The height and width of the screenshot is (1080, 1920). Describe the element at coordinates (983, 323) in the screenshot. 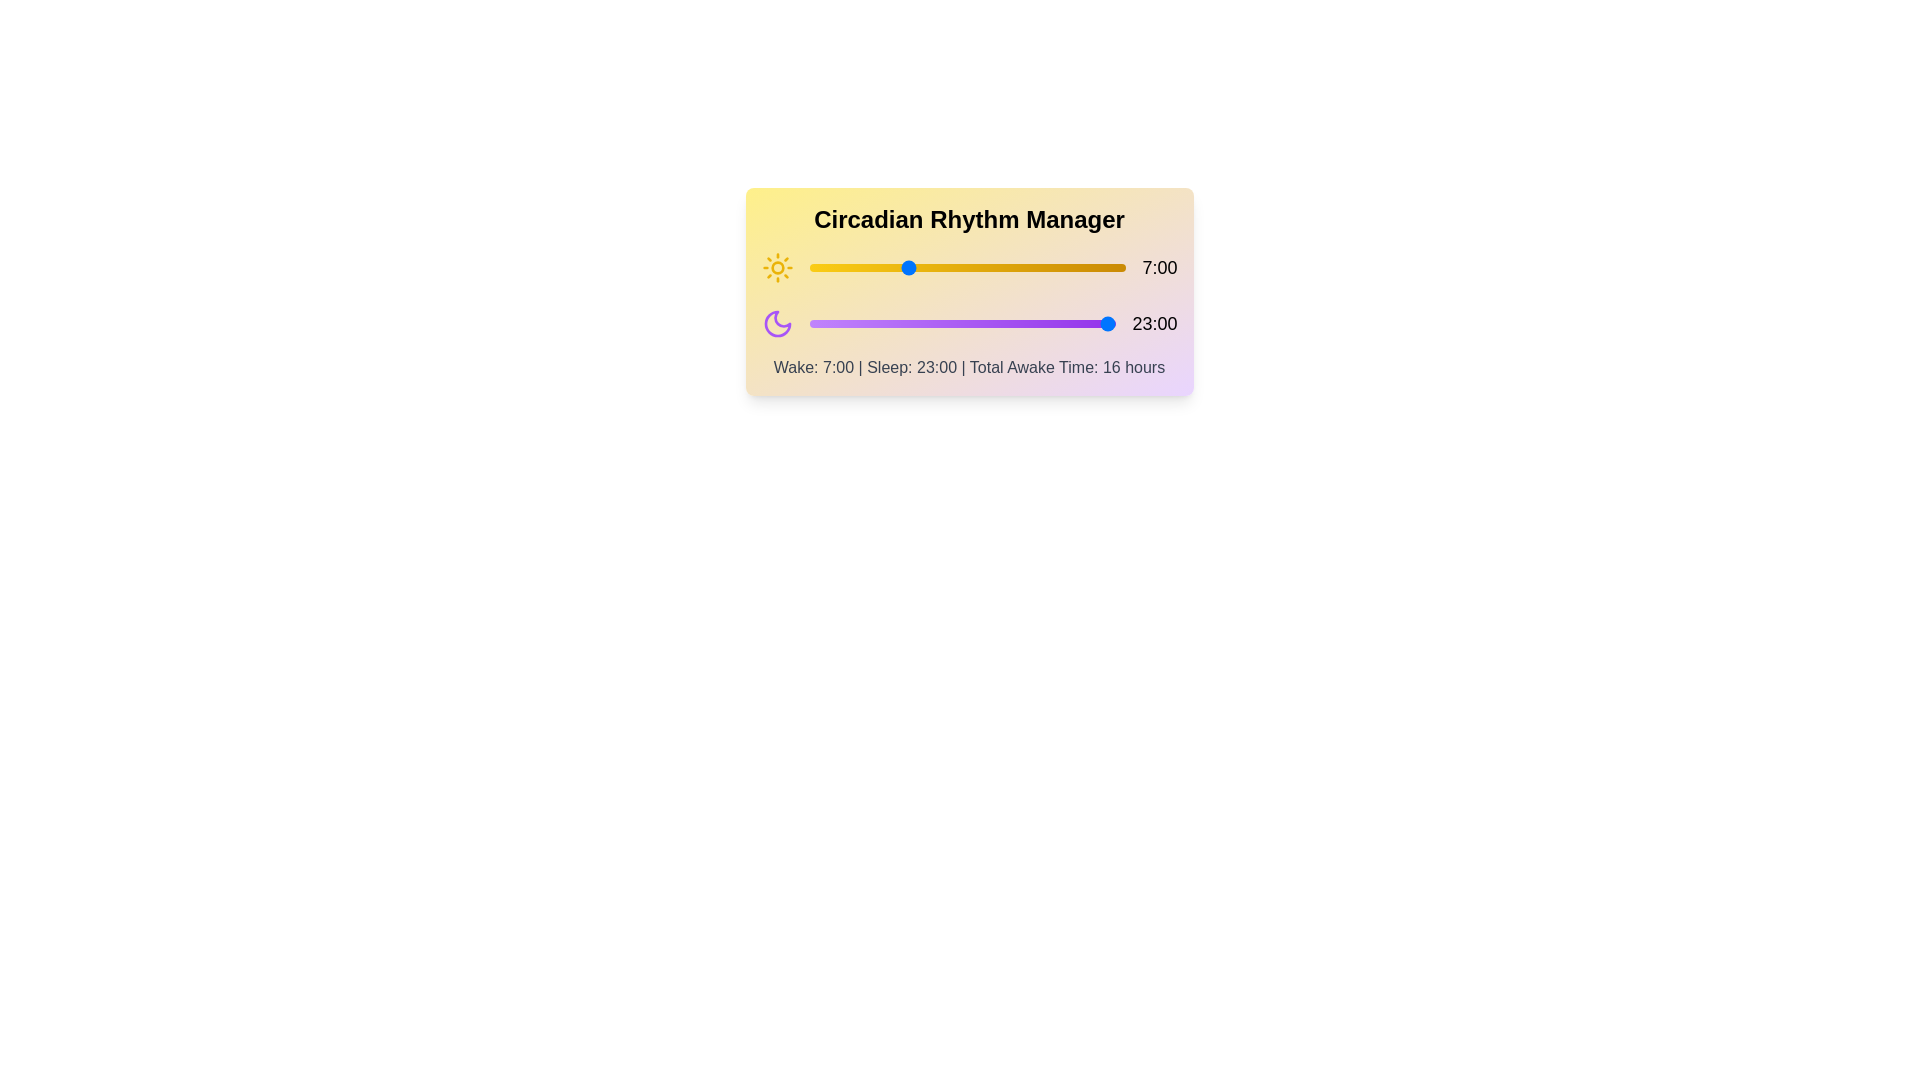

I see `the sleep hour slider to 13` at that location.